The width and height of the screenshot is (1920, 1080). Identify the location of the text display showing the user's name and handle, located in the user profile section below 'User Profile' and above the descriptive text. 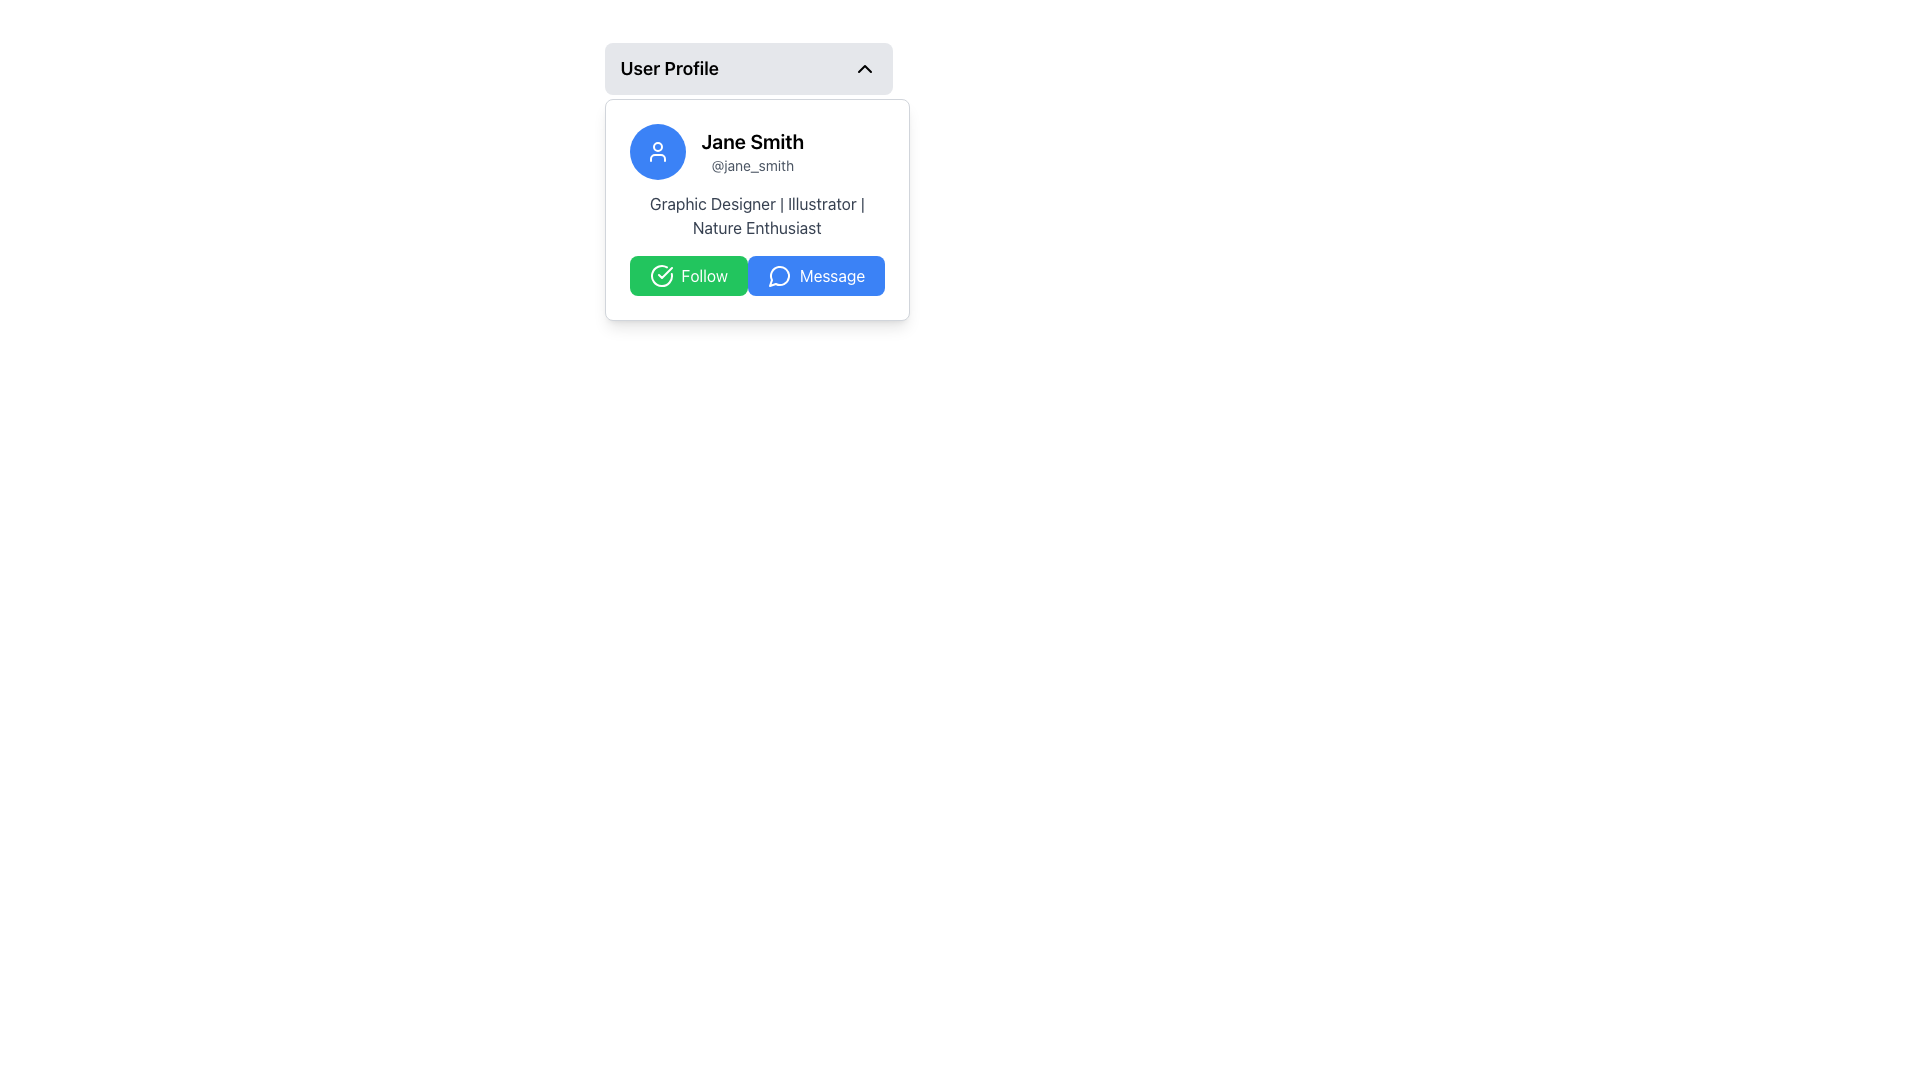
(756, 150).